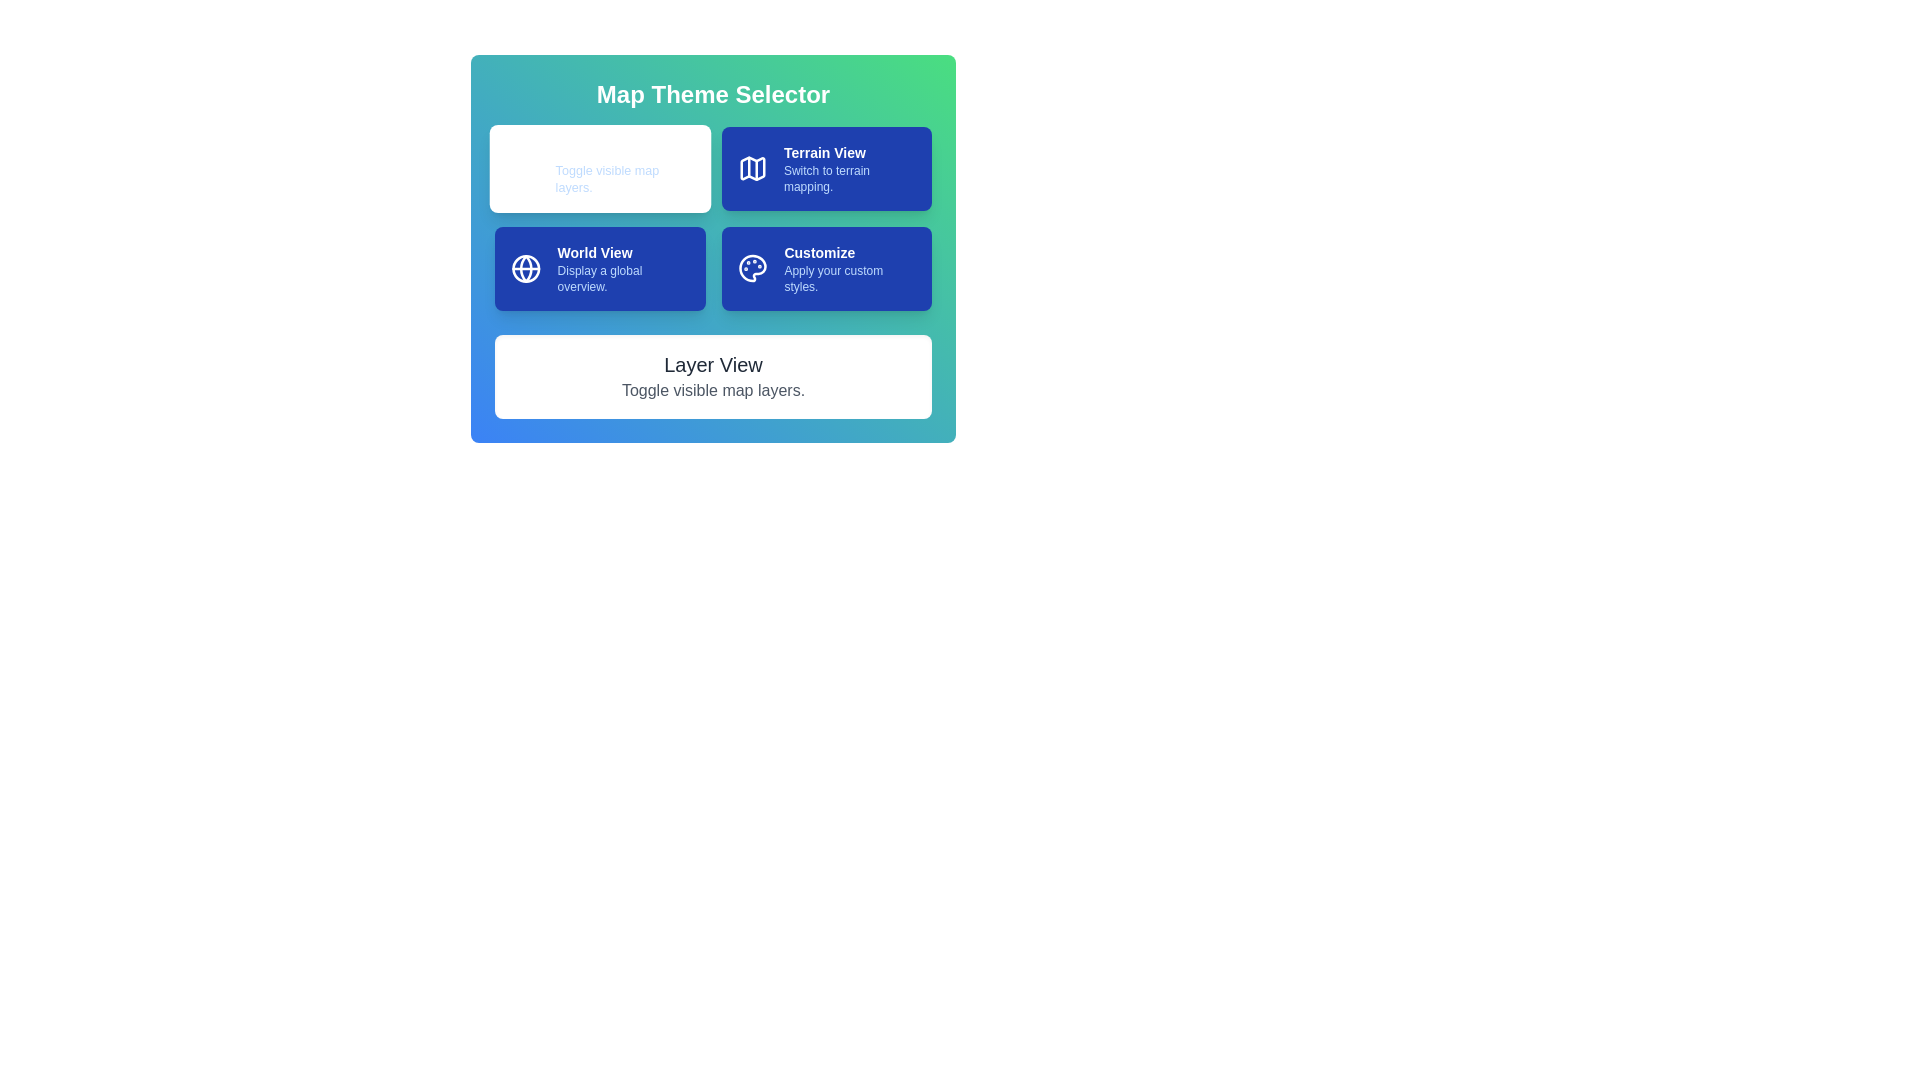  I want to click on the Item Icon resembling a paint palette, which is located inside the 'Customize' button on the bottom-right of the highlighted panel, so click(752, 268).